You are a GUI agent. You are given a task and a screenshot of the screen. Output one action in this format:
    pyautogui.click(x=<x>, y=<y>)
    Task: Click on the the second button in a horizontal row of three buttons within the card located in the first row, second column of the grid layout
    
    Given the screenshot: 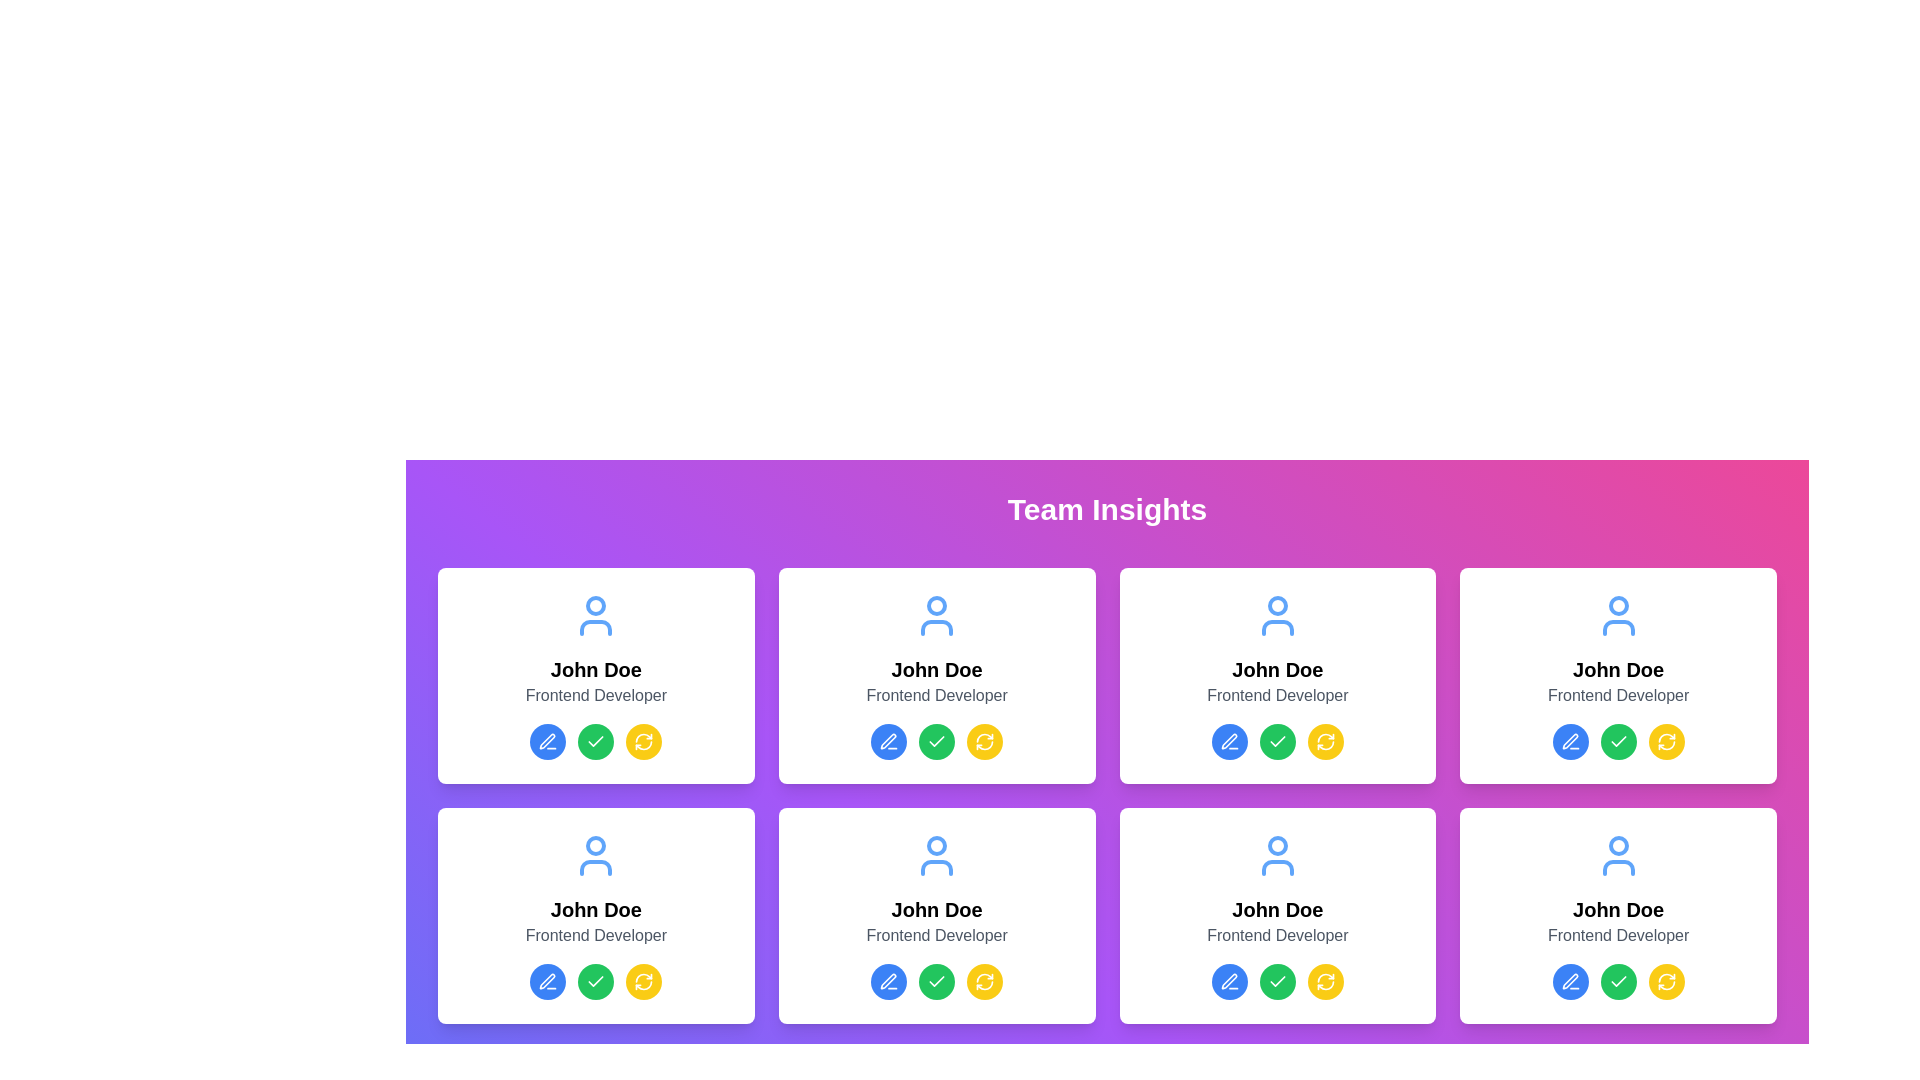 What is the action you would take?
    pyautogui.click(x=1276, y=741)
    